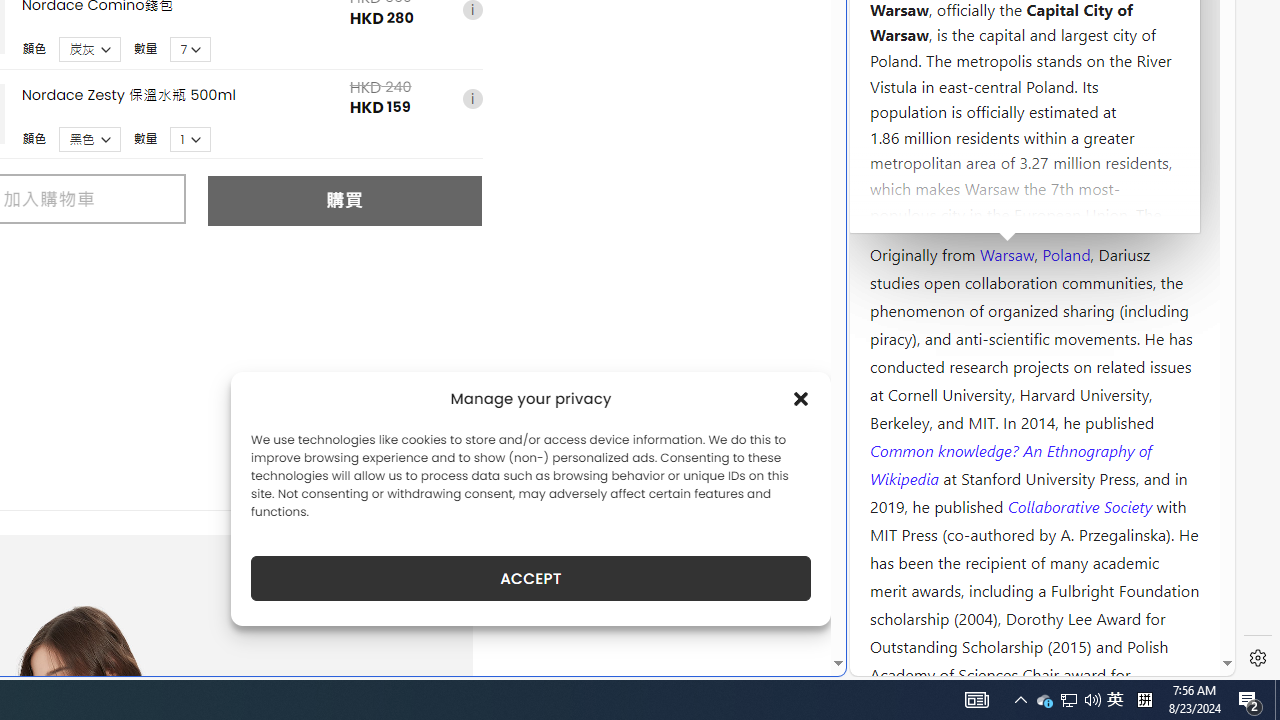 This screenshot has height=720, width=1280. I want to click on 'Common knowledge? An Ethnography of Wikipedia', so click(1010, 464).